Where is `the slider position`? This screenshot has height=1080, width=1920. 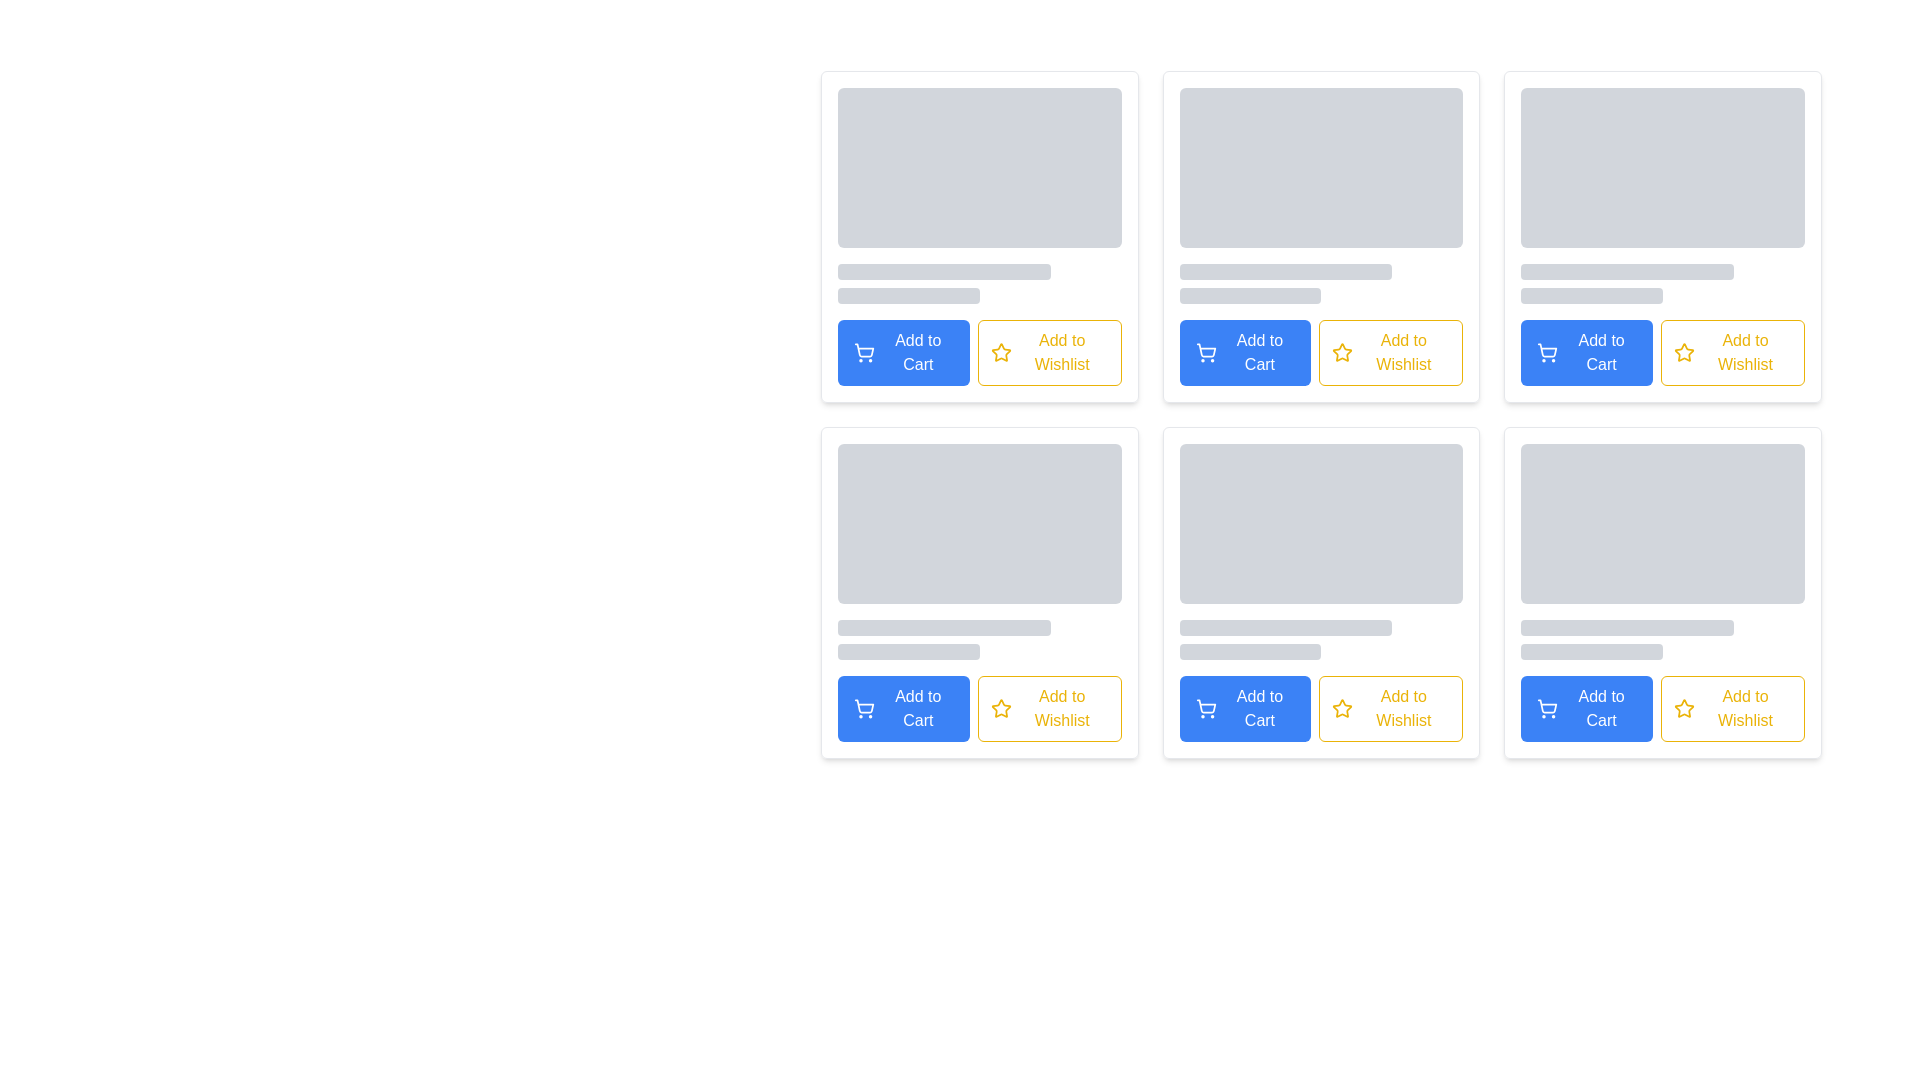 the slider position is located at coordinates (1252, 651).